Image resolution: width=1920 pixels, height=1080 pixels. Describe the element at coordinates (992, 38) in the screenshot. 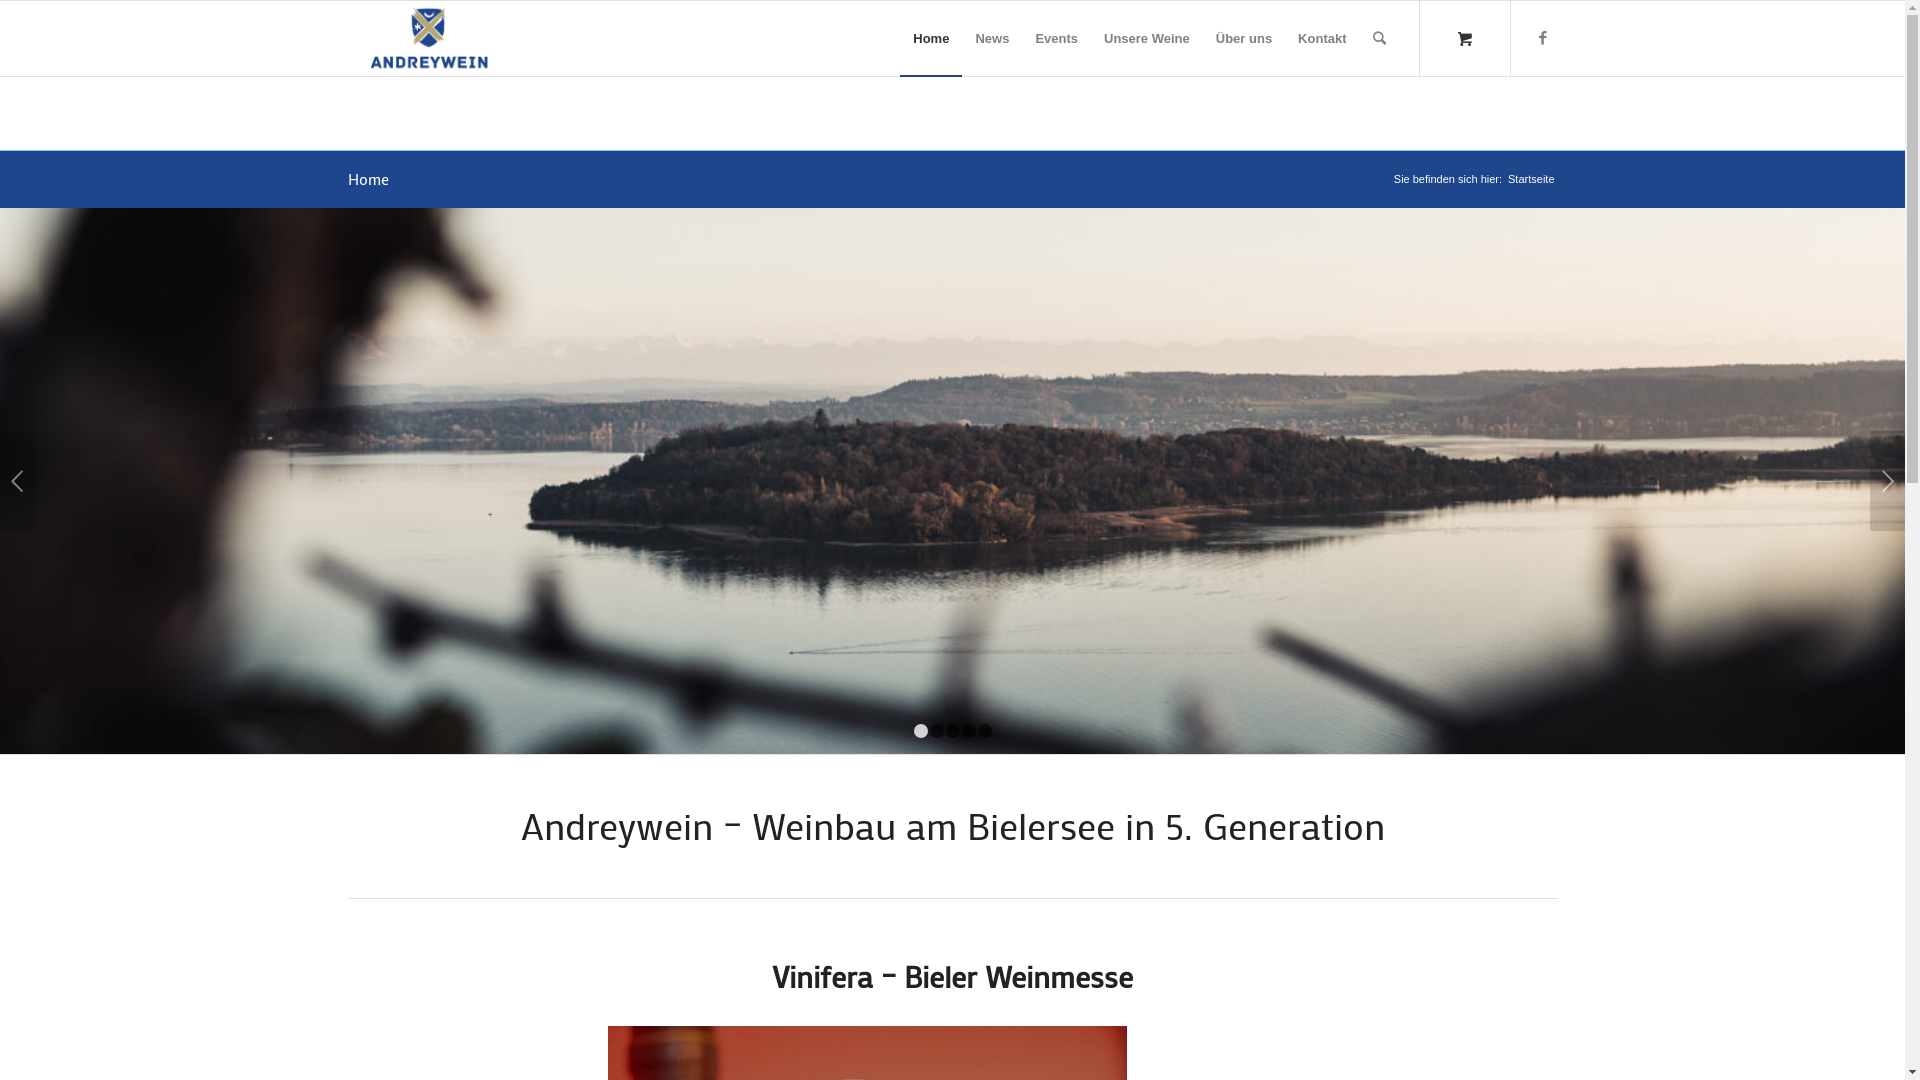

I see `'News'` at that location.